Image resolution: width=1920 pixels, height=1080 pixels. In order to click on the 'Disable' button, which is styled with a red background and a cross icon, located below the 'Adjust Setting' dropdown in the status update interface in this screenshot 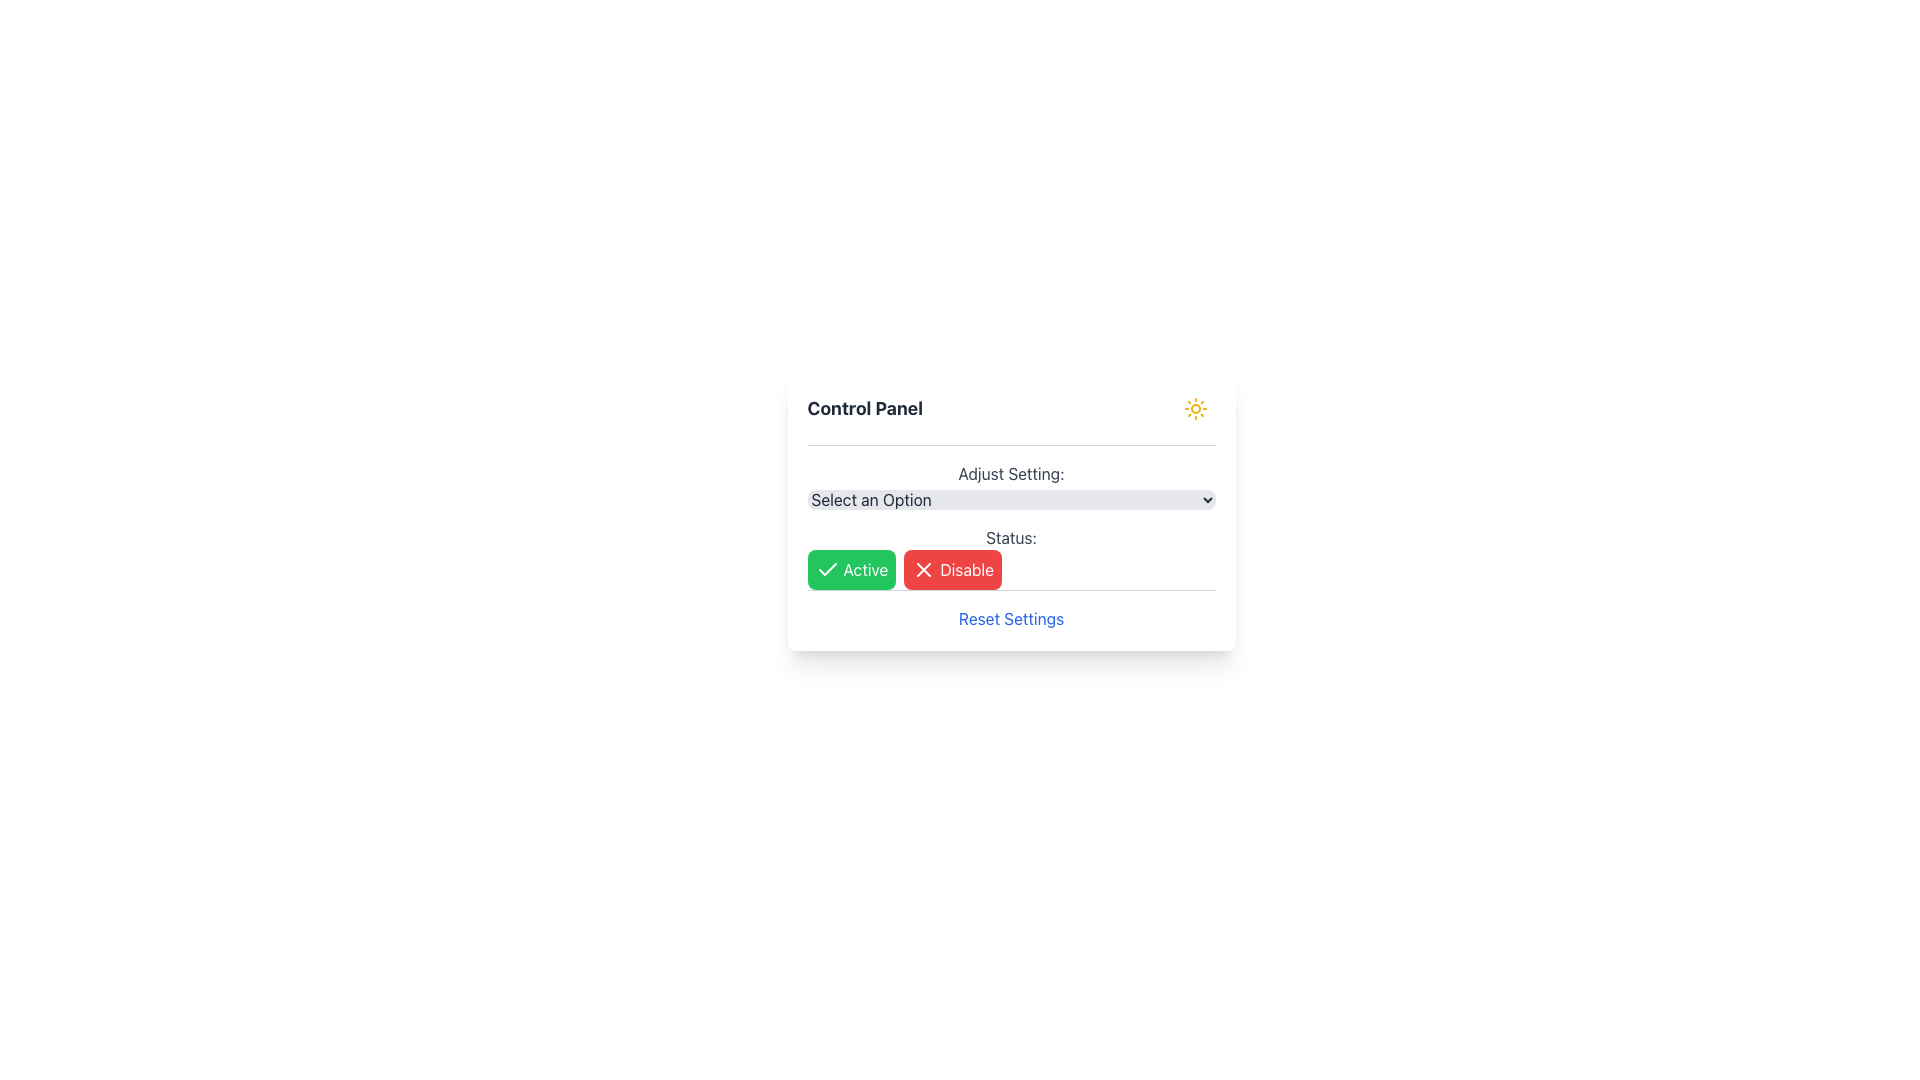, I will do `click(1011, 558)`.